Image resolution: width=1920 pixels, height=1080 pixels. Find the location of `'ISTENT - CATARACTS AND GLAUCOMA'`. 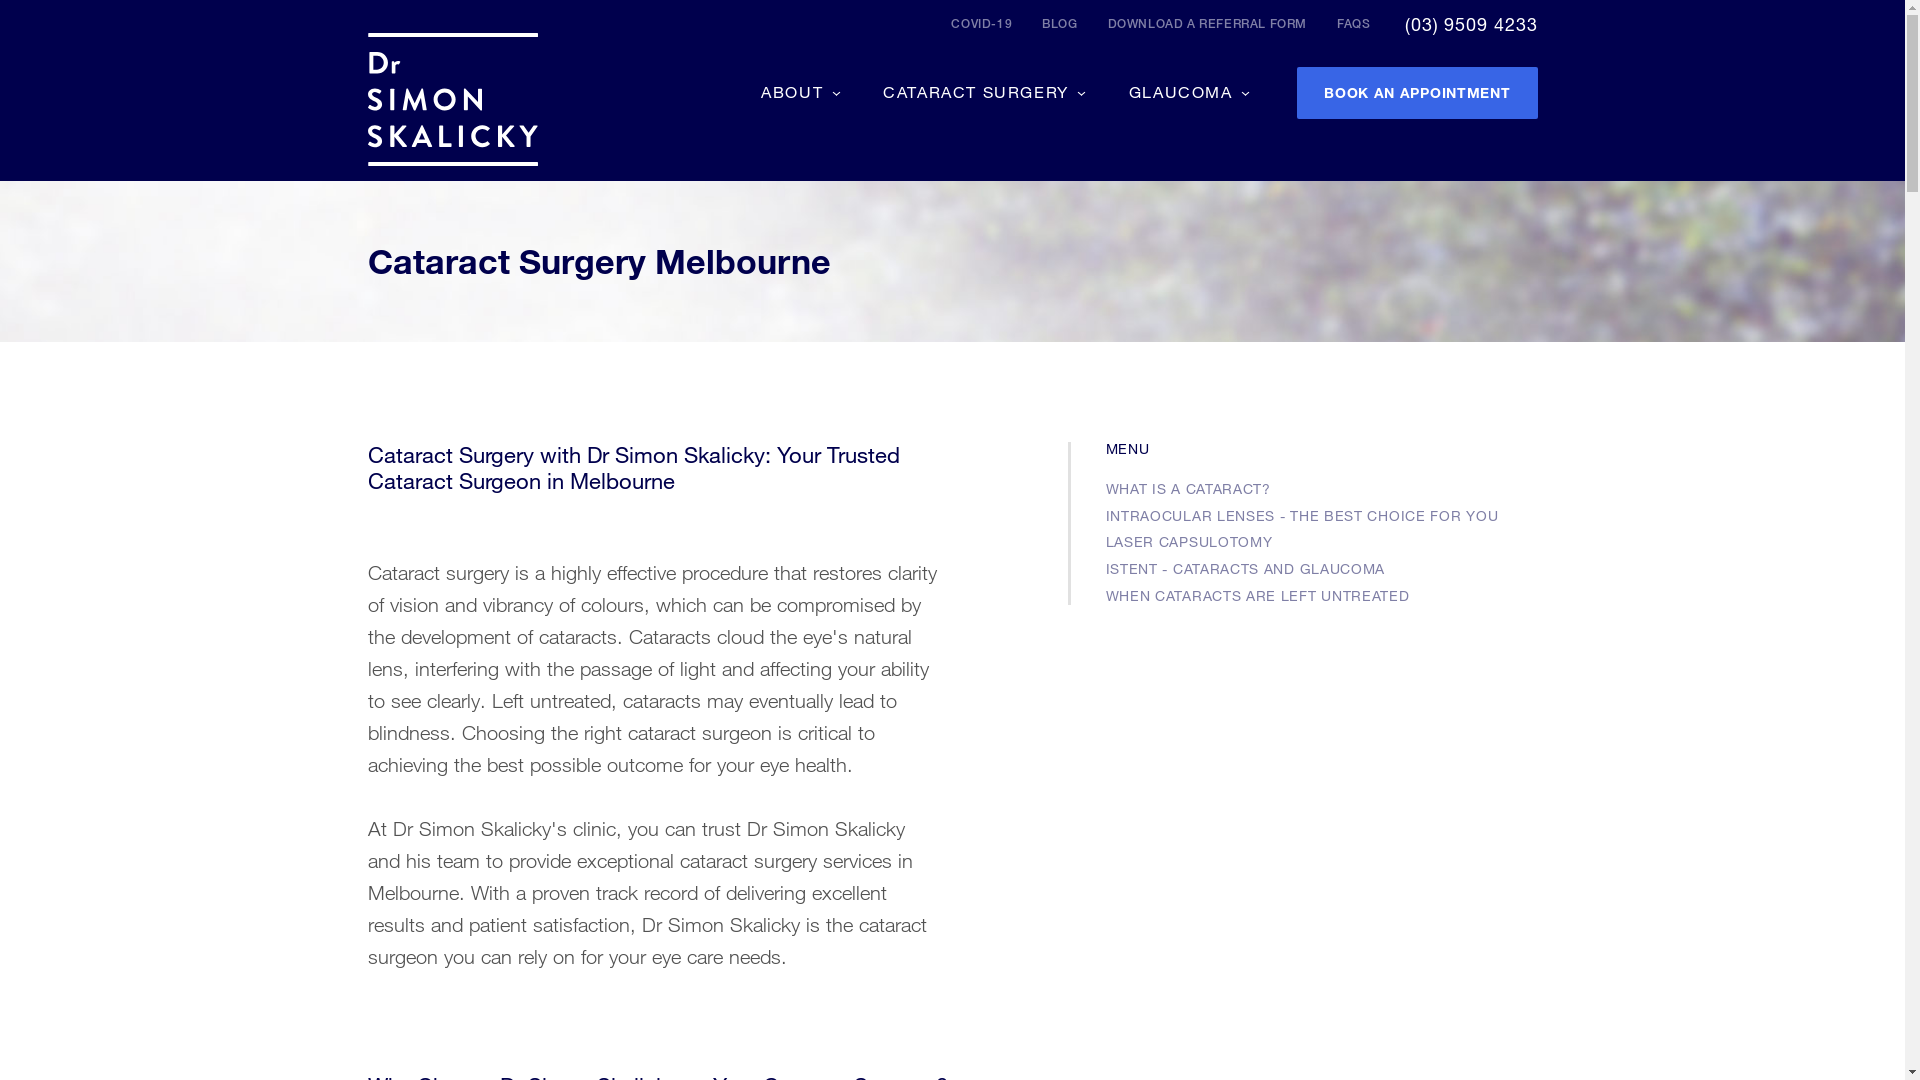

'ISTENT - CATARACTS AND GLAUCOMA' is located at coordinates (1245, 568).